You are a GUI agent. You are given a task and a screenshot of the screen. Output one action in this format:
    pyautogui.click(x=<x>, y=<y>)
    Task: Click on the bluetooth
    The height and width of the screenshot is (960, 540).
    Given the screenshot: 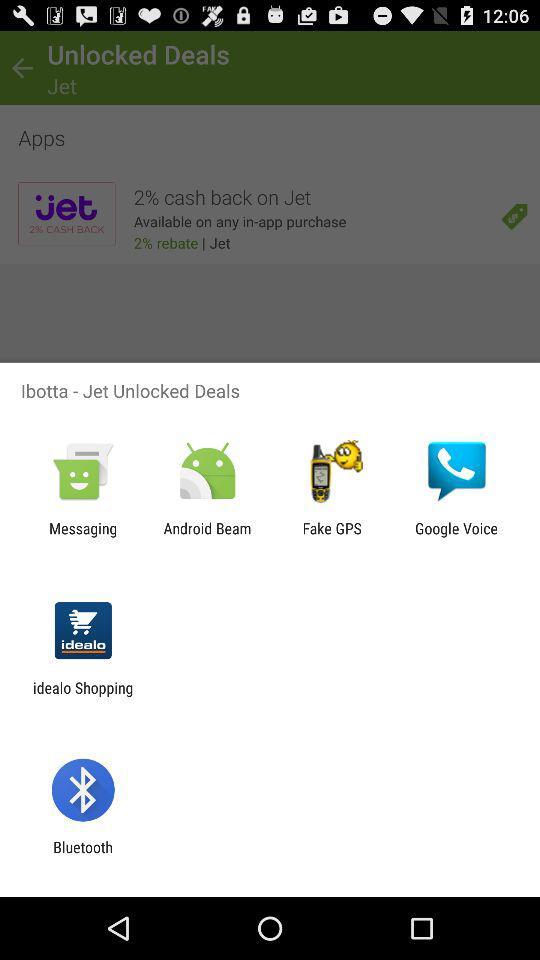 What is the action you would take?
    pyautogui.click(x=82, y=855)
    